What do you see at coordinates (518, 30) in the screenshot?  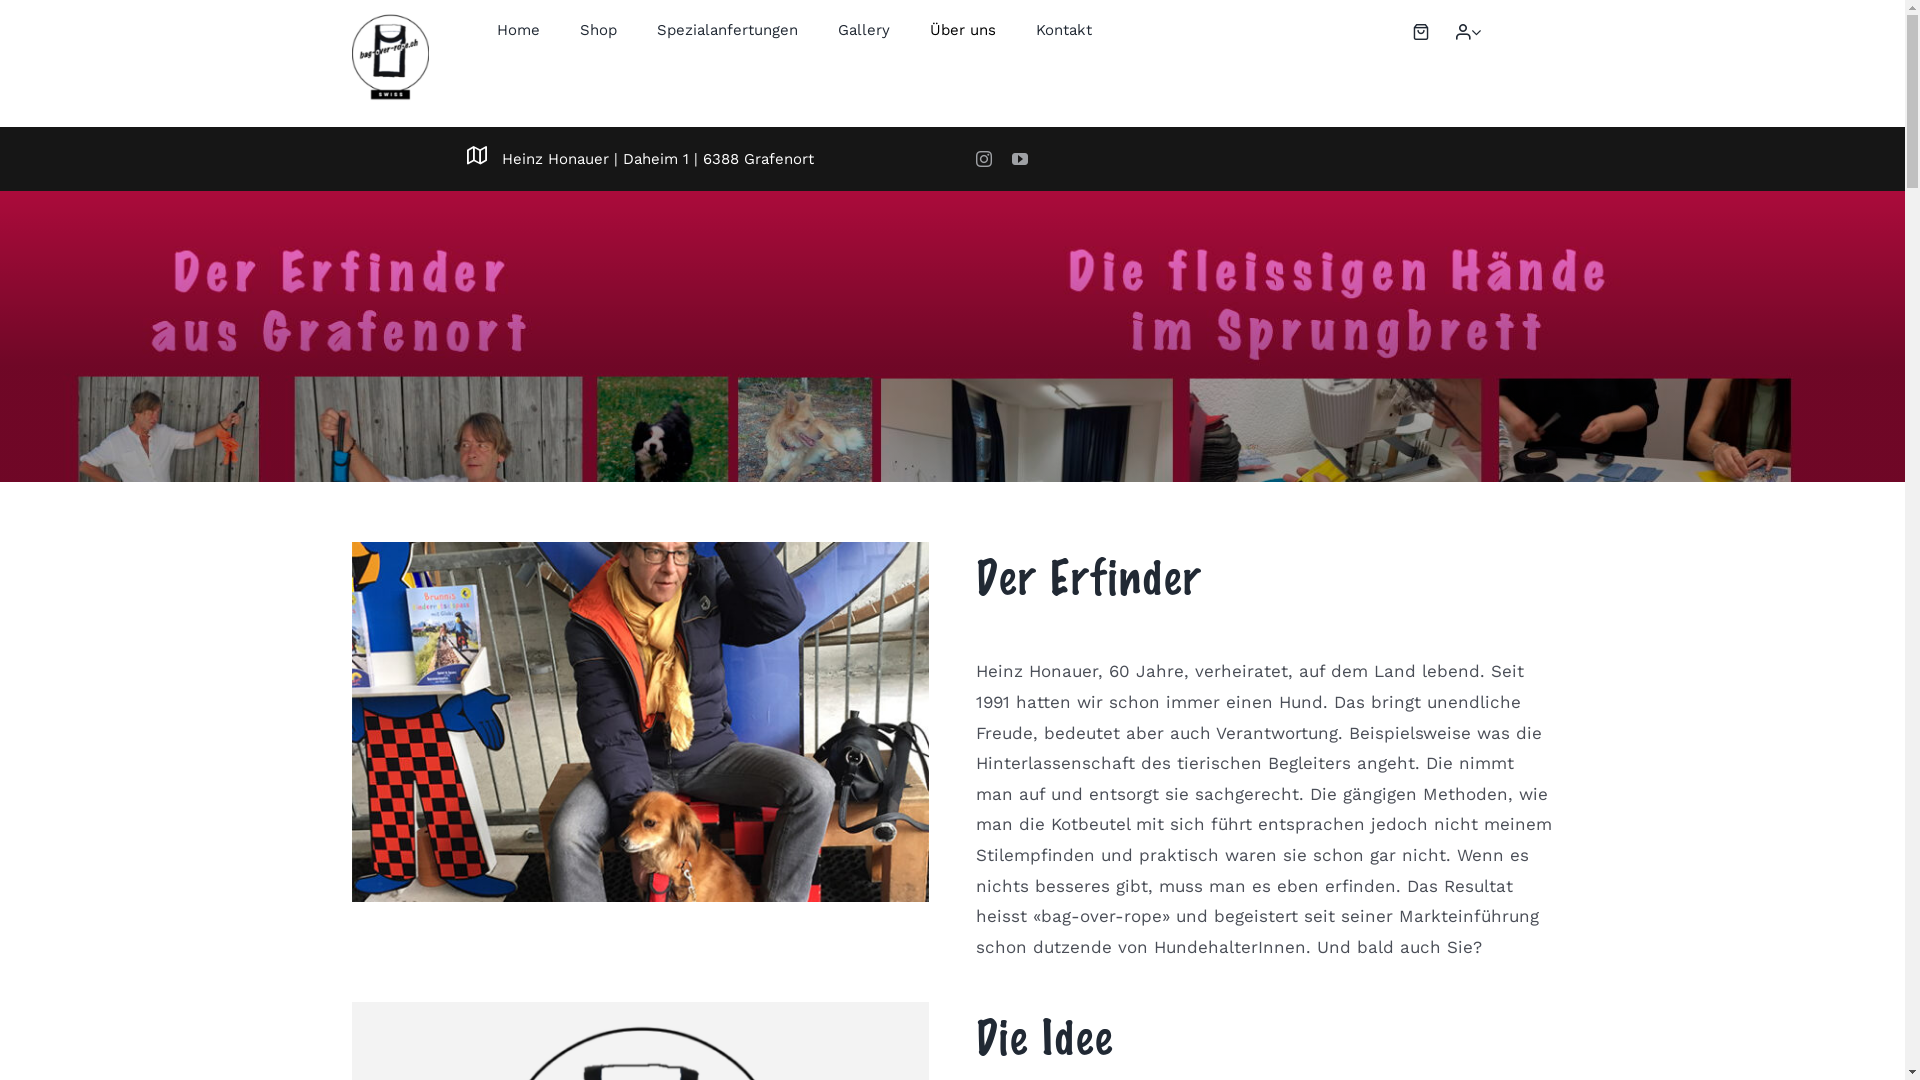 I see `'Home'` at bounding box center [518, 30].